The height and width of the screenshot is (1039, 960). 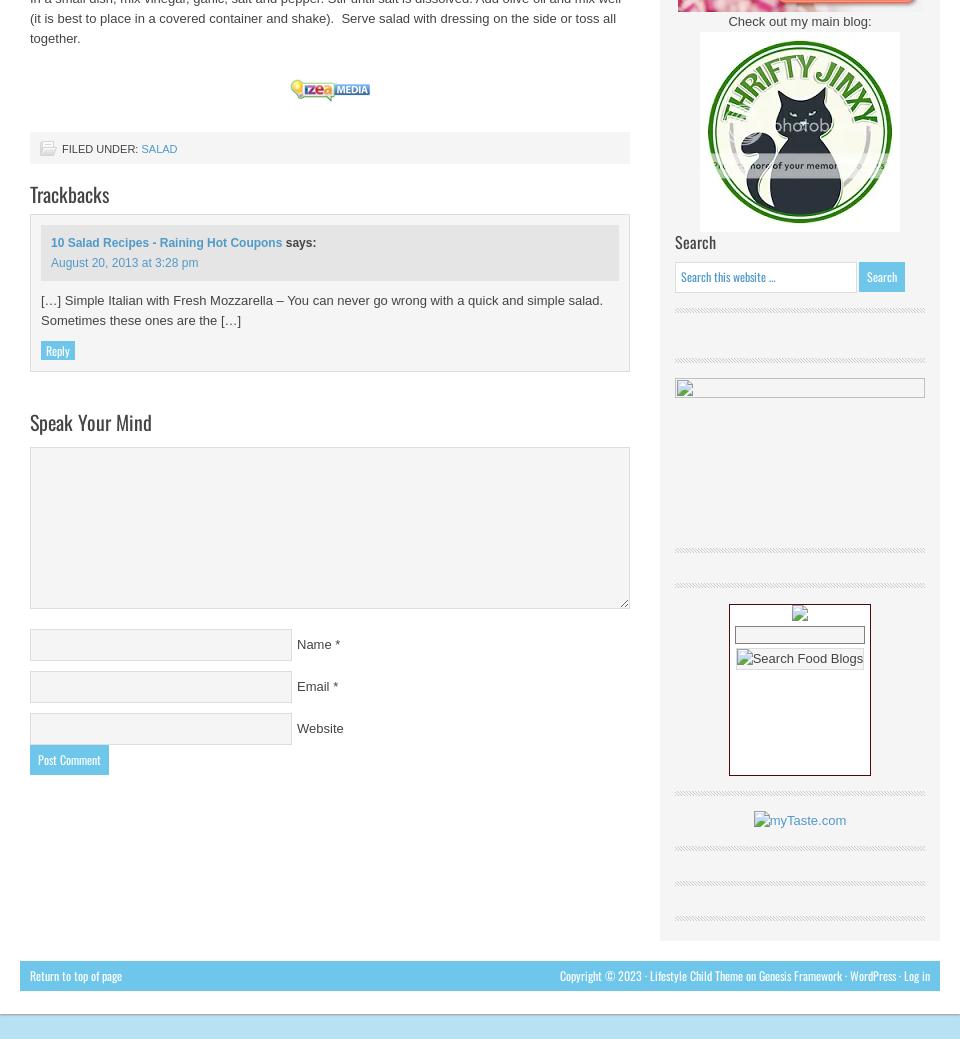 I want to click on '[…] Simple Italian with Fresh Mozzarella – You can never go wrong with a quick and simple salad. Sometimes these ones are the […]', so click(x=321, y=310).